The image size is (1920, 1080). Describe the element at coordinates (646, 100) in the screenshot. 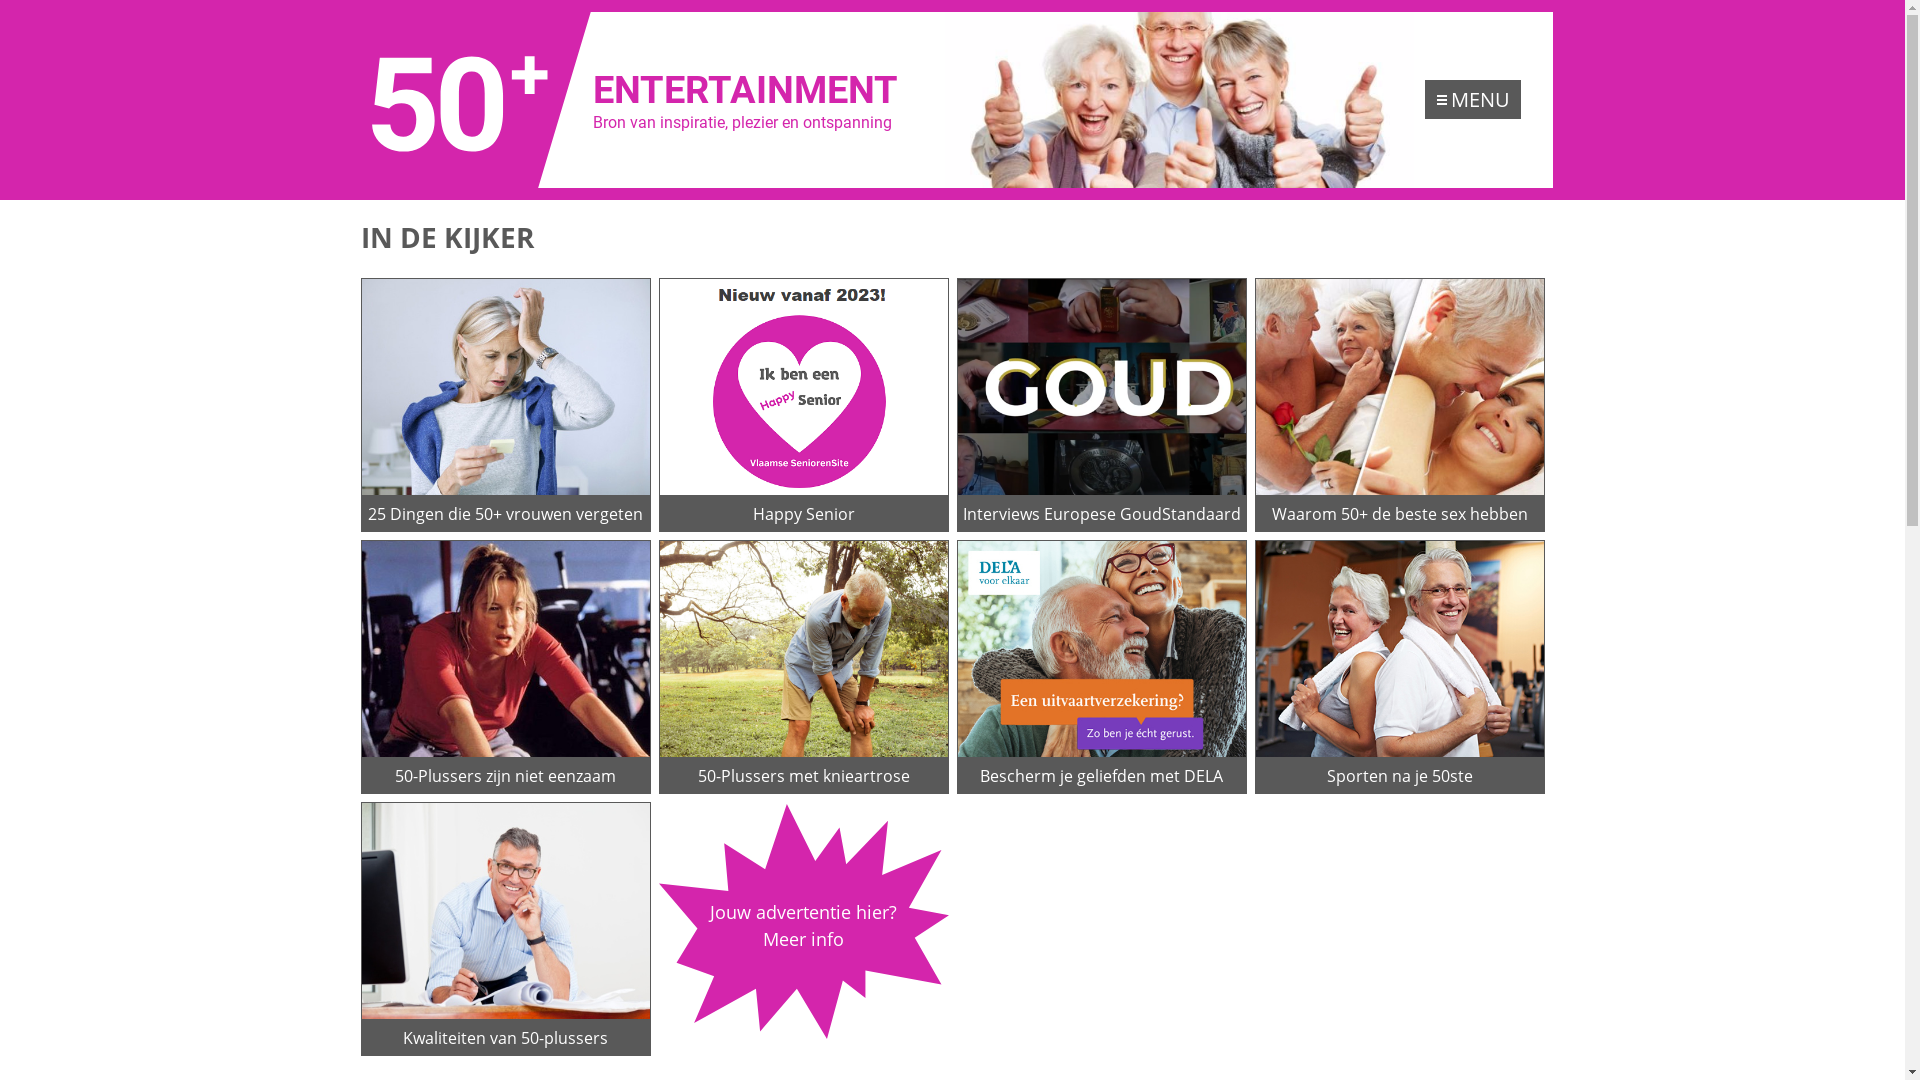

I see `'ENTERTAINMENT` at that location.